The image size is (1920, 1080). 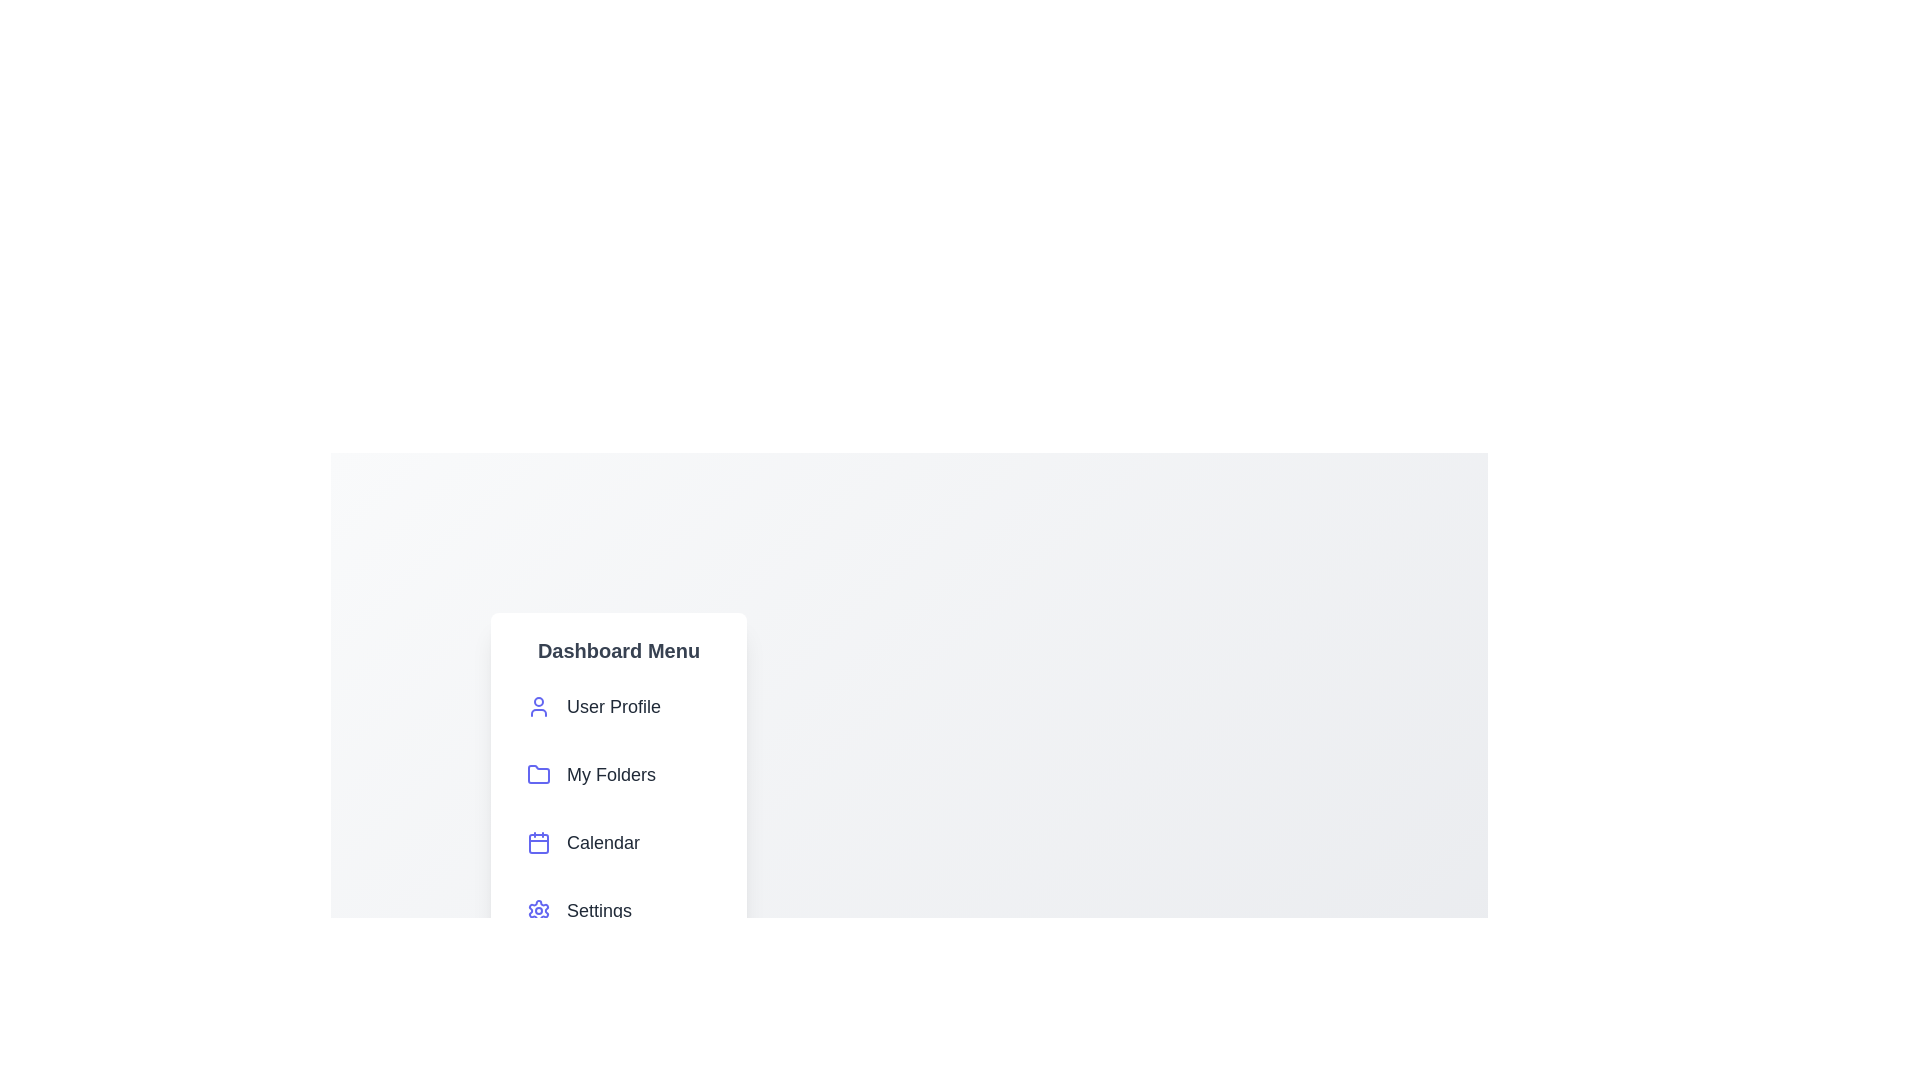 What do you see at coordinates (618, 843) in the screenshot?
I see `the menu item Calendar to highlight it` at bounding box center [618, 843].